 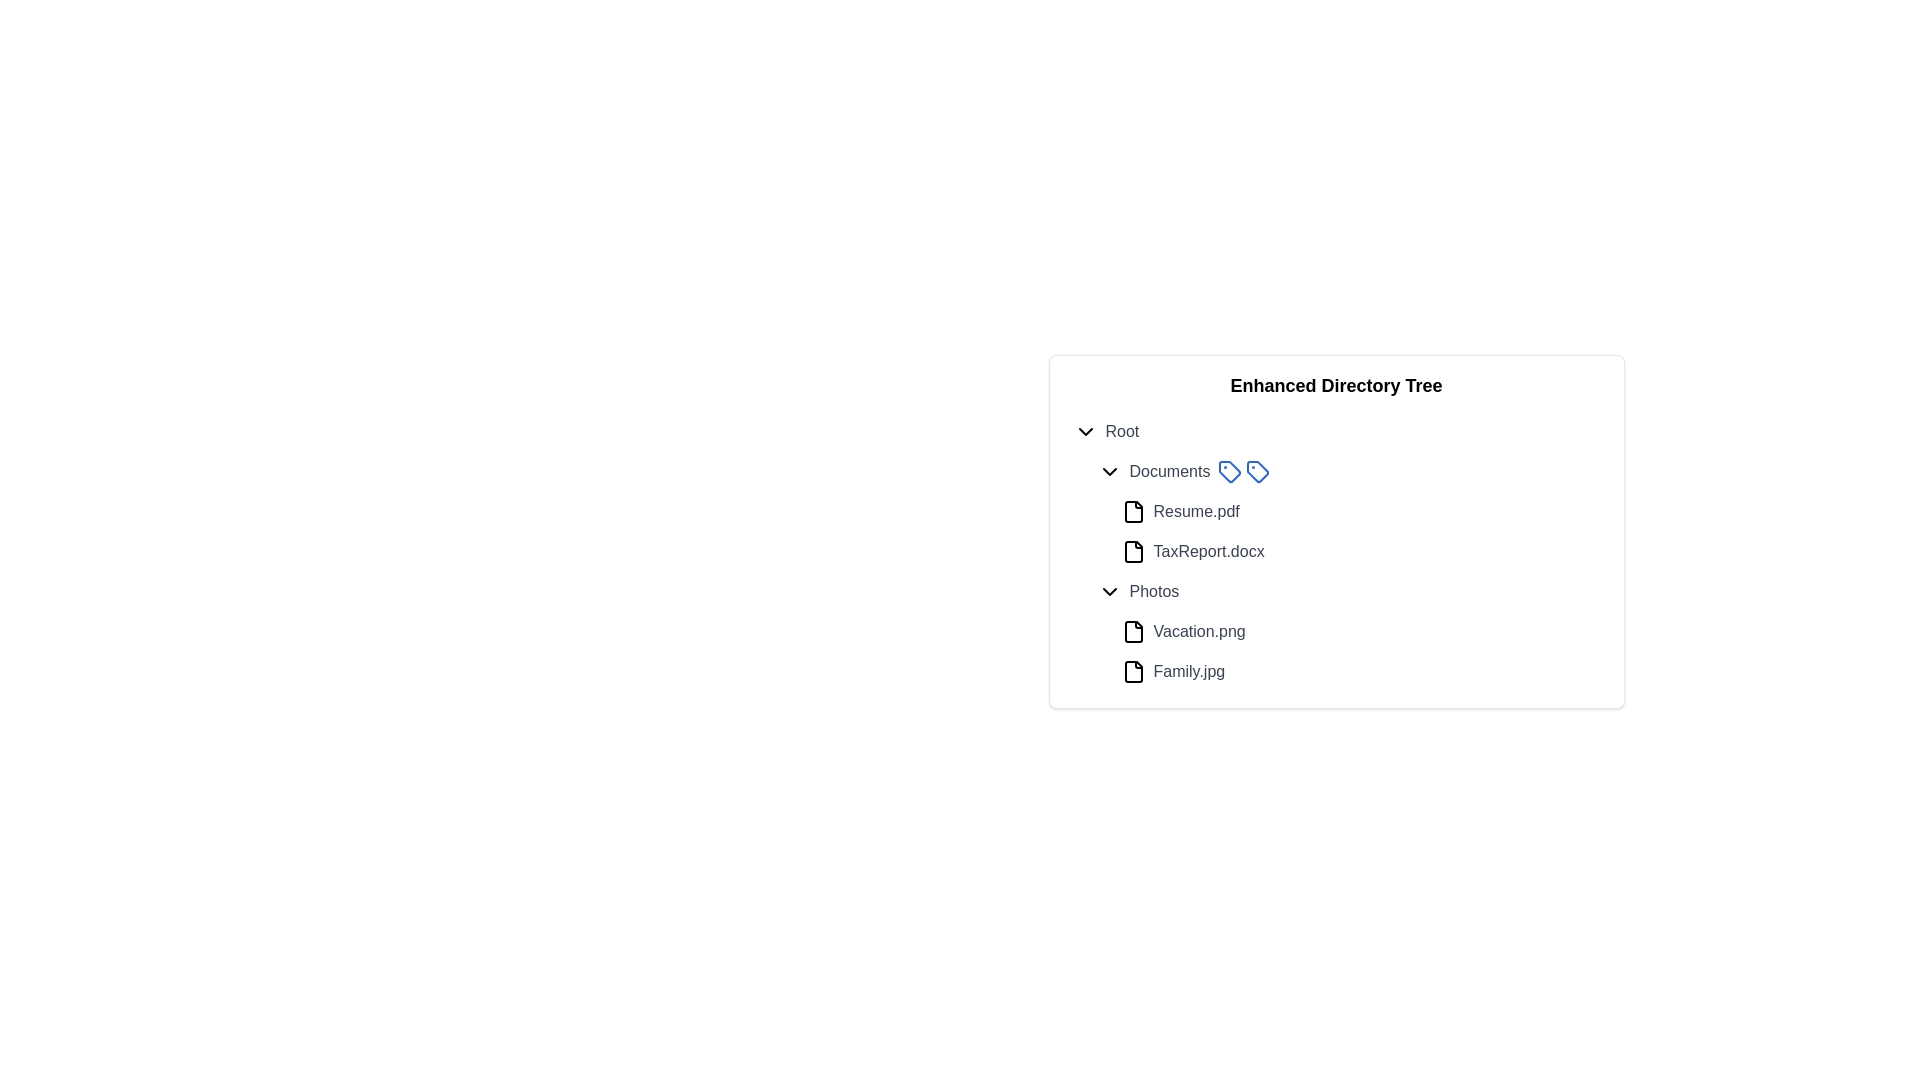 What do you see at coordinates (1133, 511) in the screenshot?
I see `the decorative icon representing the PDF file type located at the far-left side of the 'Resume.pdf' list item in the 'Documents' folder within the 'Enhanced Directory Tree' interface` at bounding box center [1133, 511].